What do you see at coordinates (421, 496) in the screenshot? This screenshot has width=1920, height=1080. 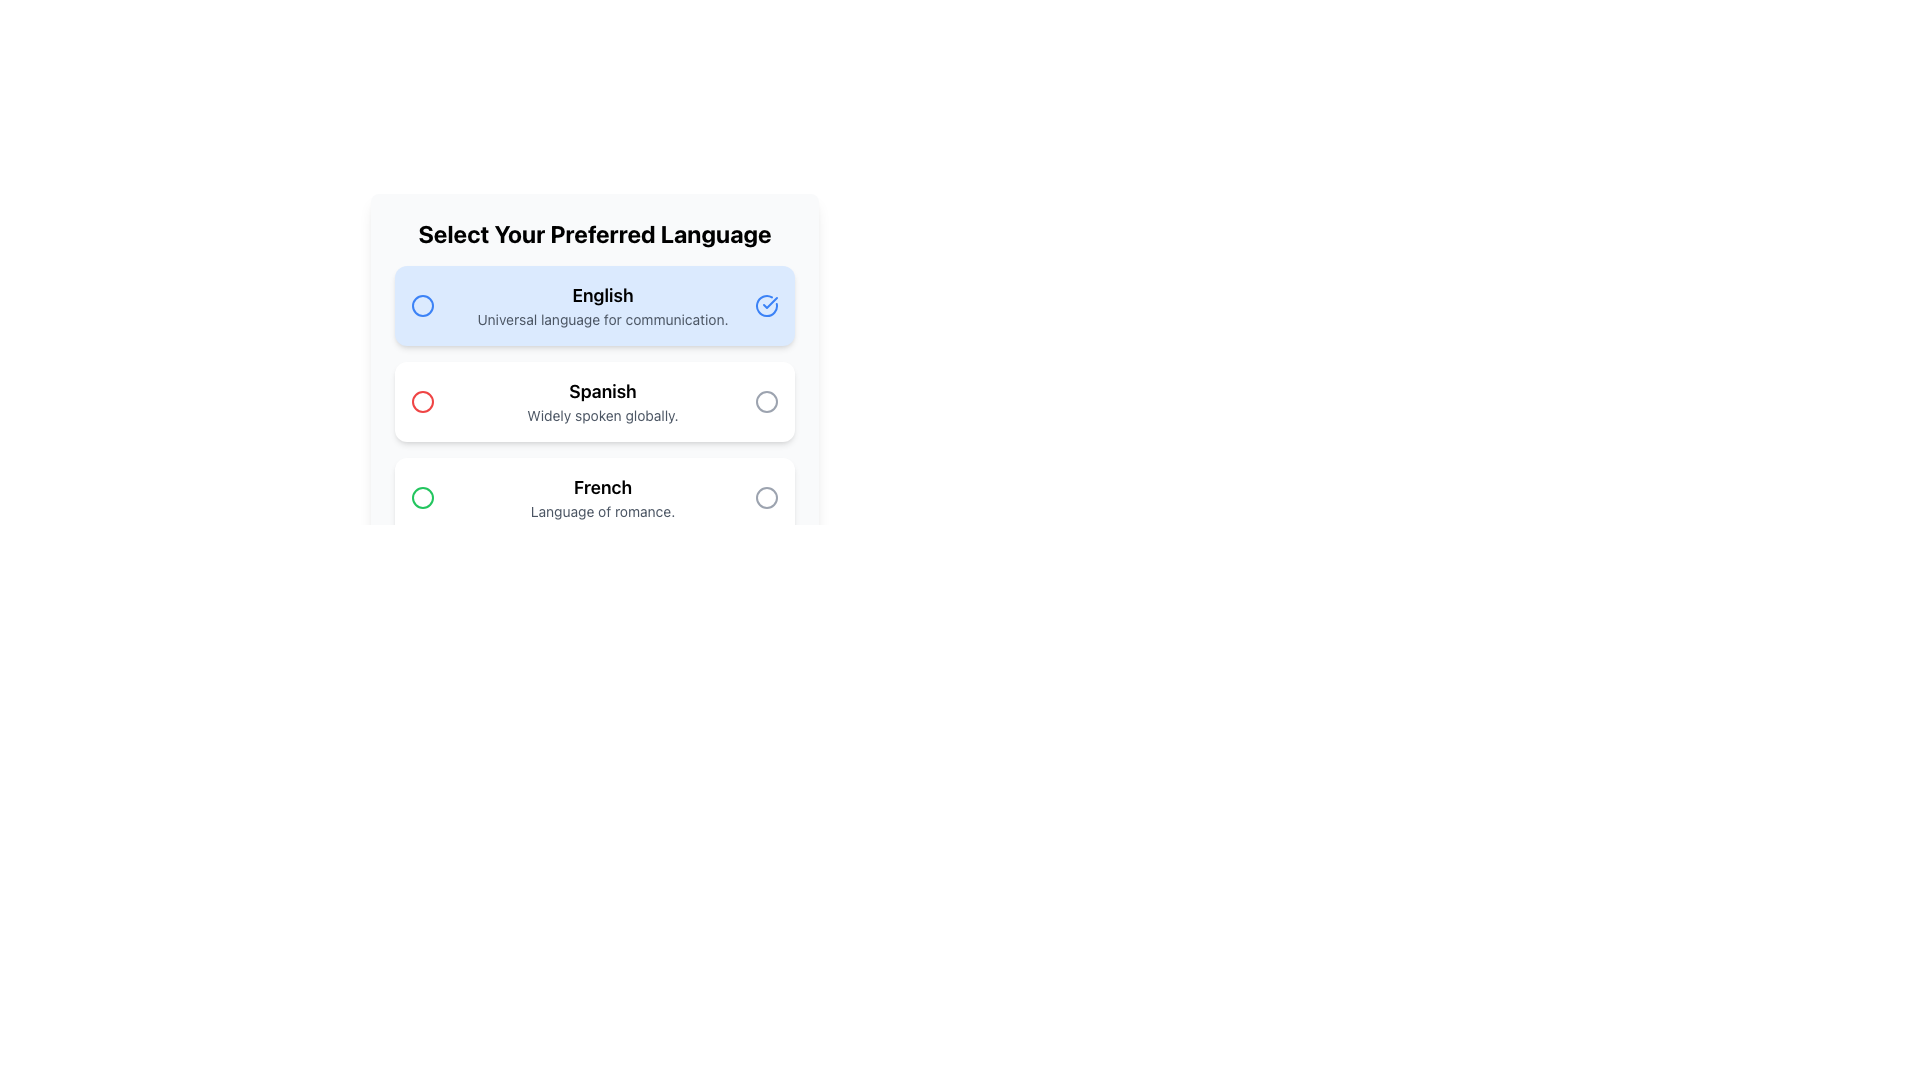 I see `the circular radio button indicator with a green border and white fill next to the label 'French' in the language selection interface` at bounding box center [421, 496].